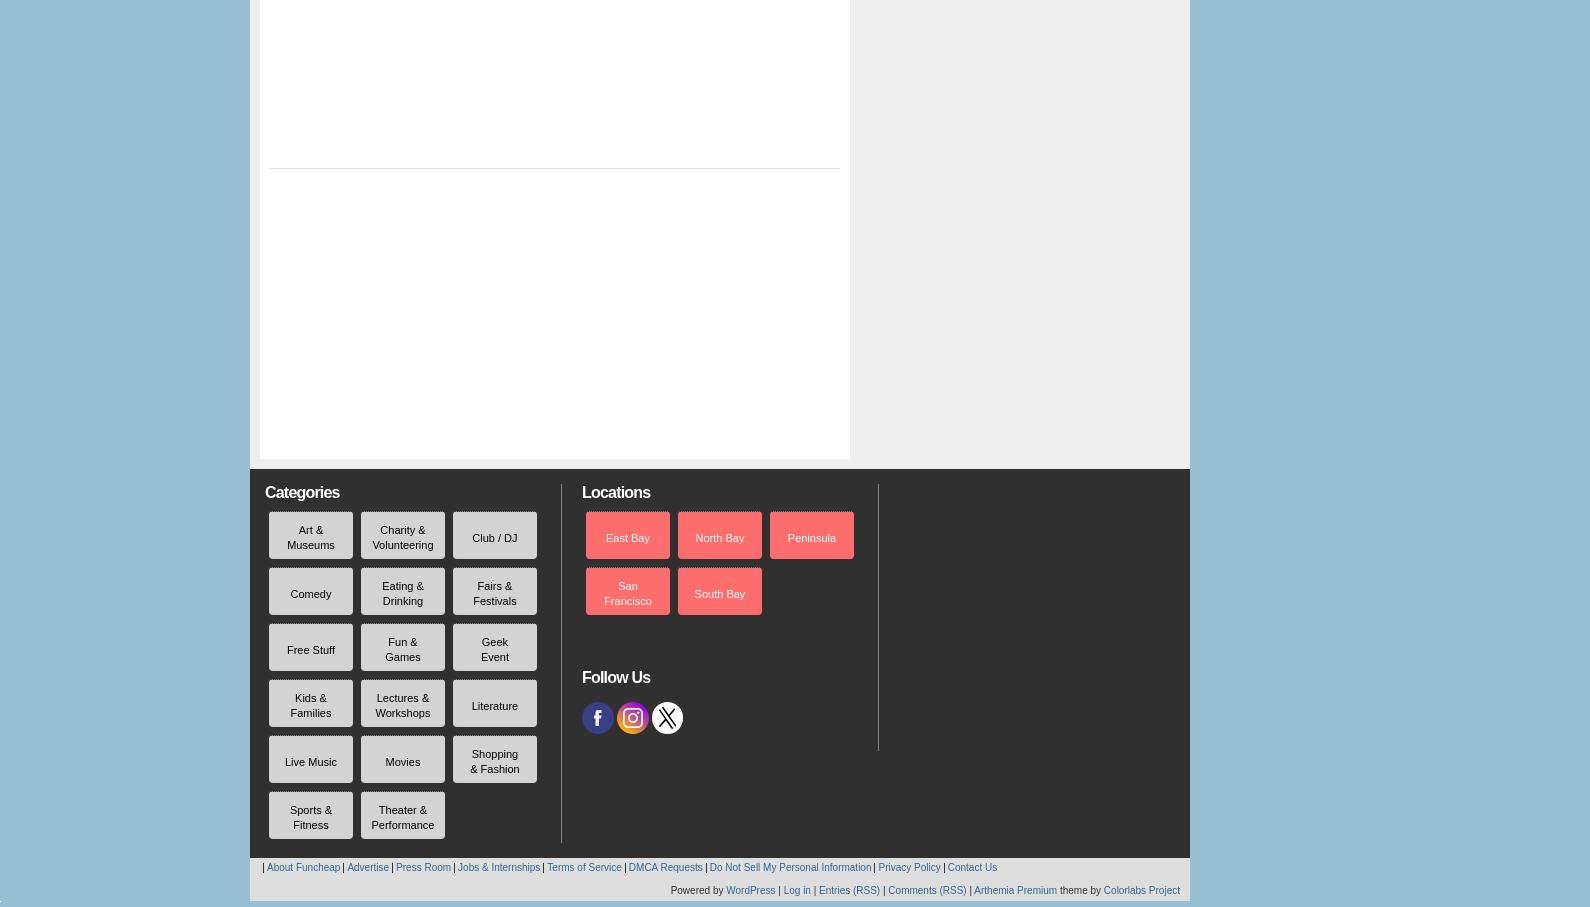 The image size is (1590, 907). I want to click on 'Powered by', so click(697, 890).